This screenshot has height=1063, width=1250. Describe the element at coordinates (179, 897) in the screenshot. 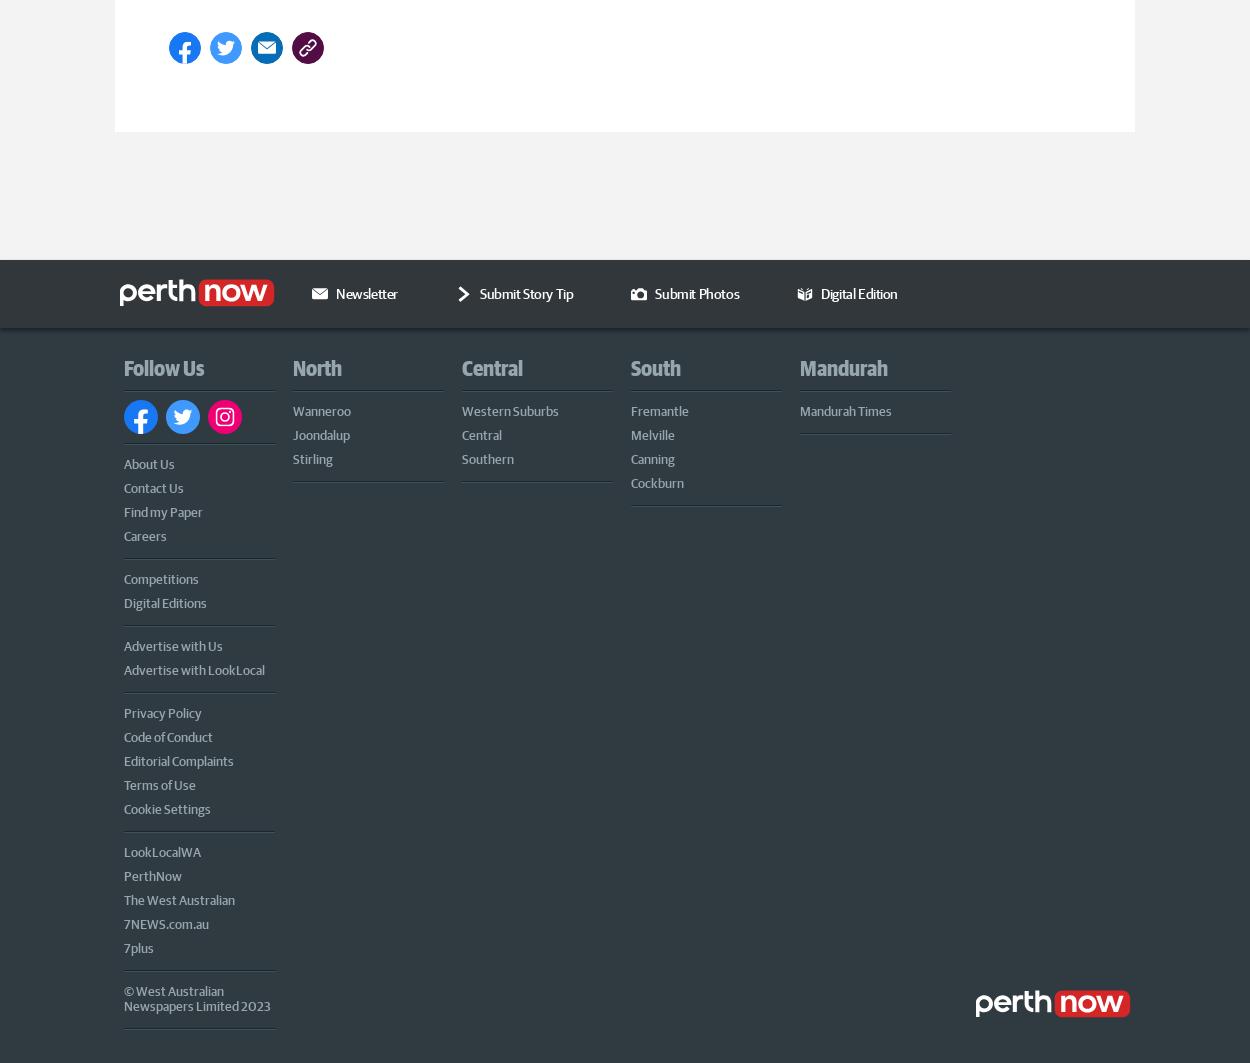

I see `'The West Australian'` at that location.